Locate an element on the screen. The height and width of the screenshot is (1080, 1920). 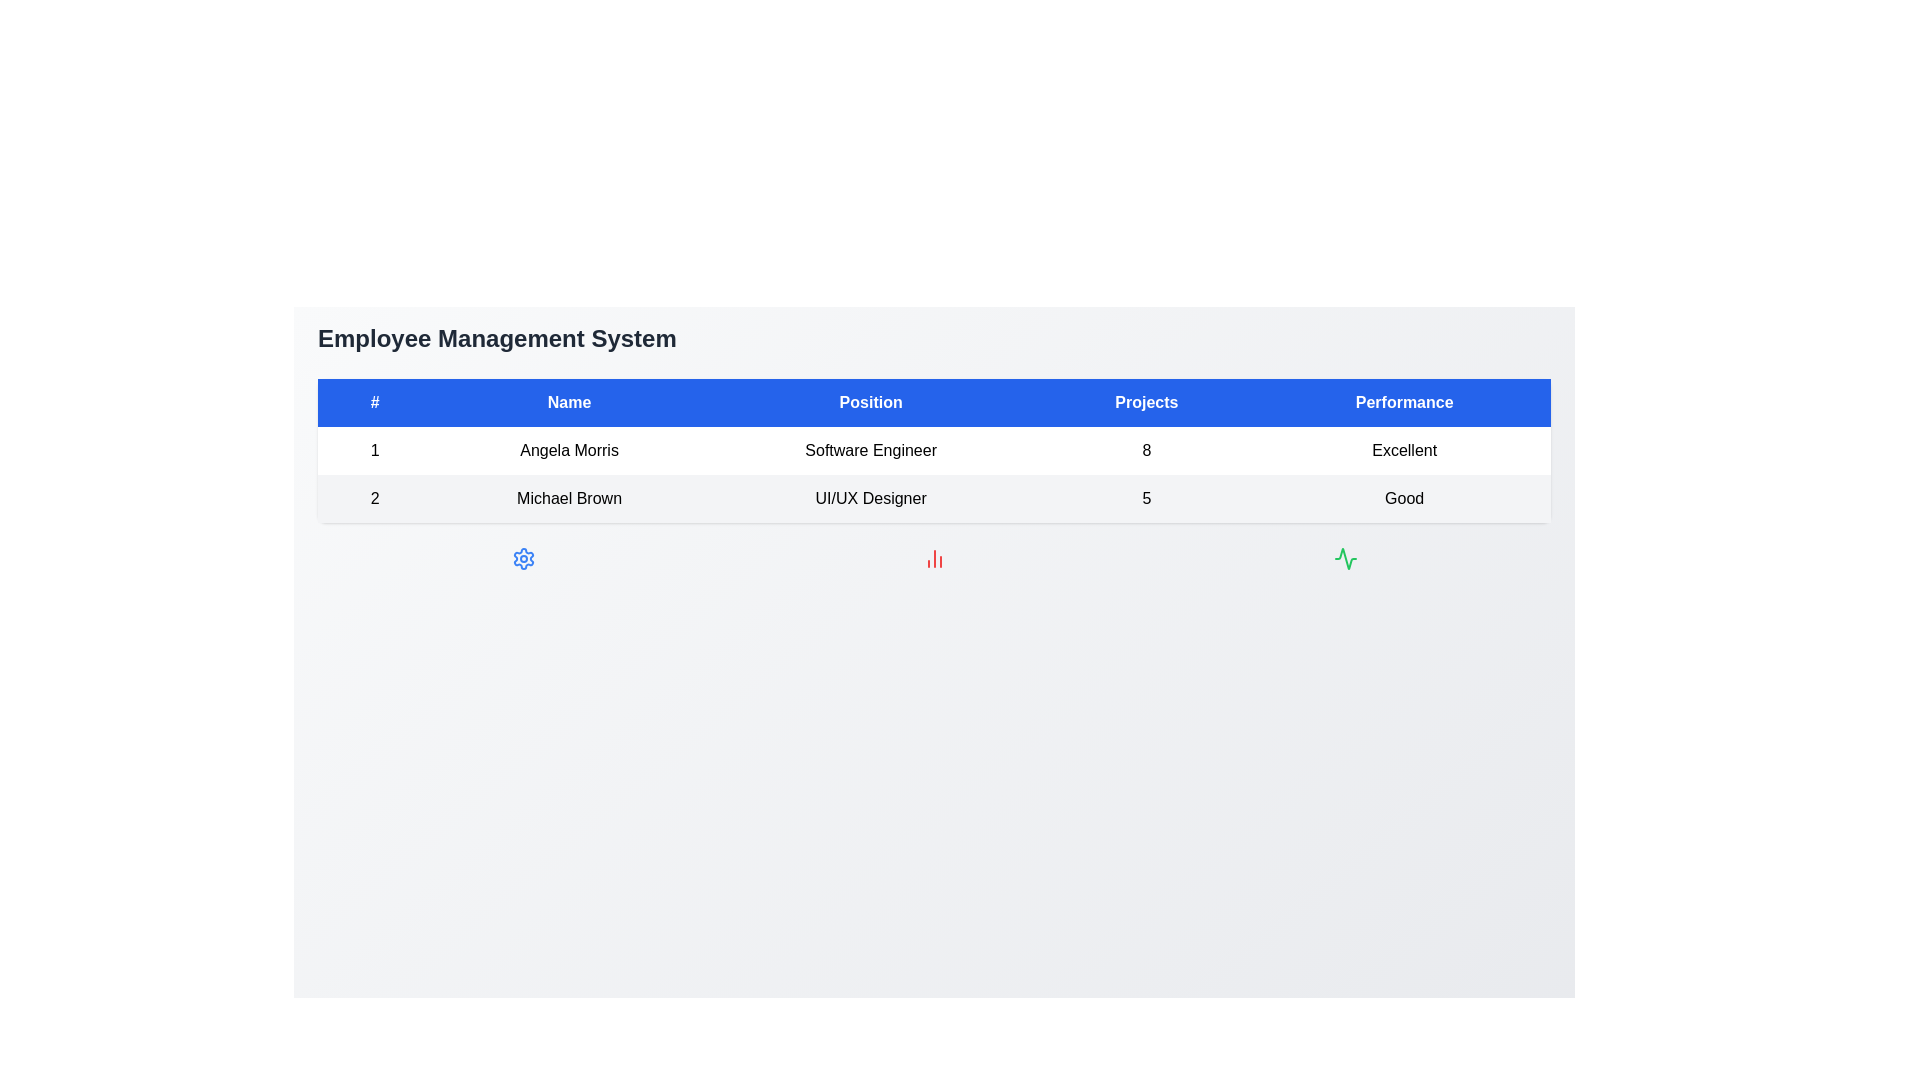
text label 'UI/UX Designer' located in the third column of the second row in the 'Employee Management System' data table, which represents the position of 'Michael Brown' is located at coordinates (871, 497).